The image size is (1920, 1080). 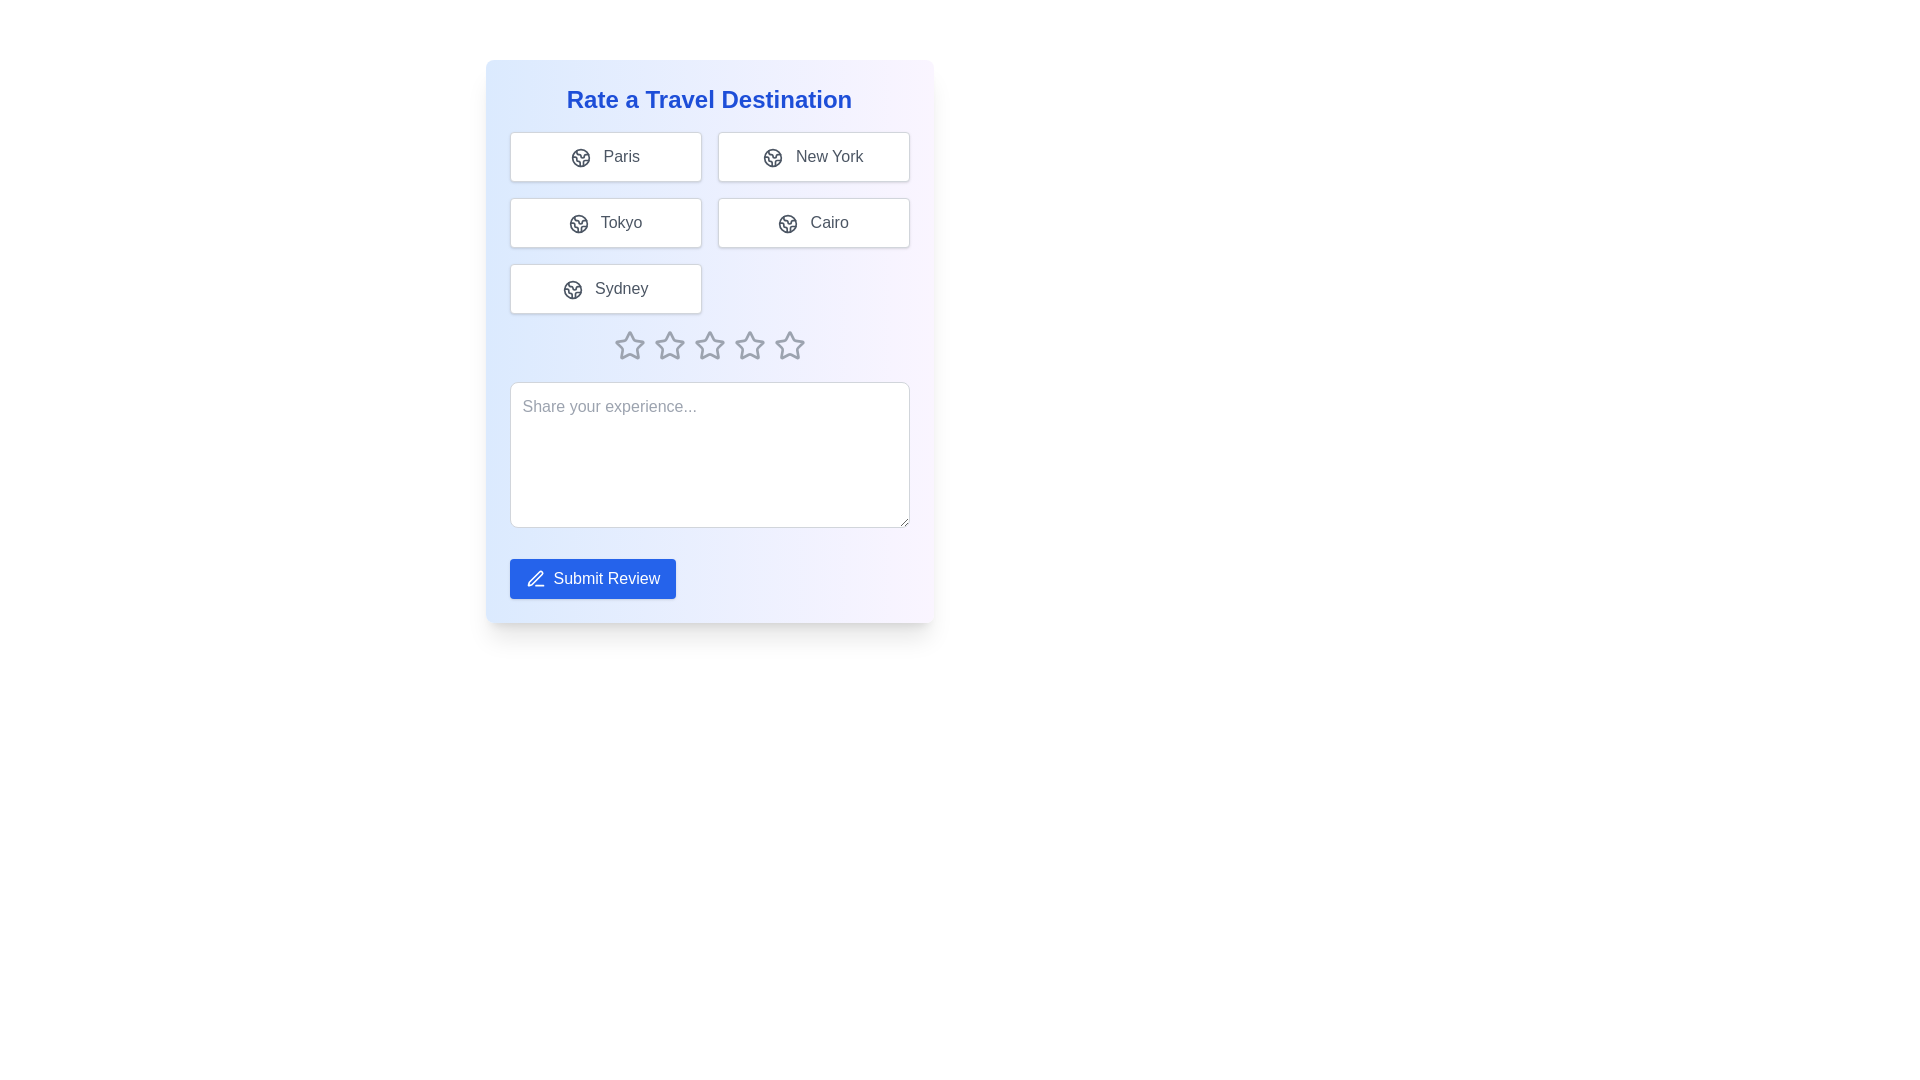 I want to click on the button representing a travel destination in the grid layout, so click(x=709, y=223).